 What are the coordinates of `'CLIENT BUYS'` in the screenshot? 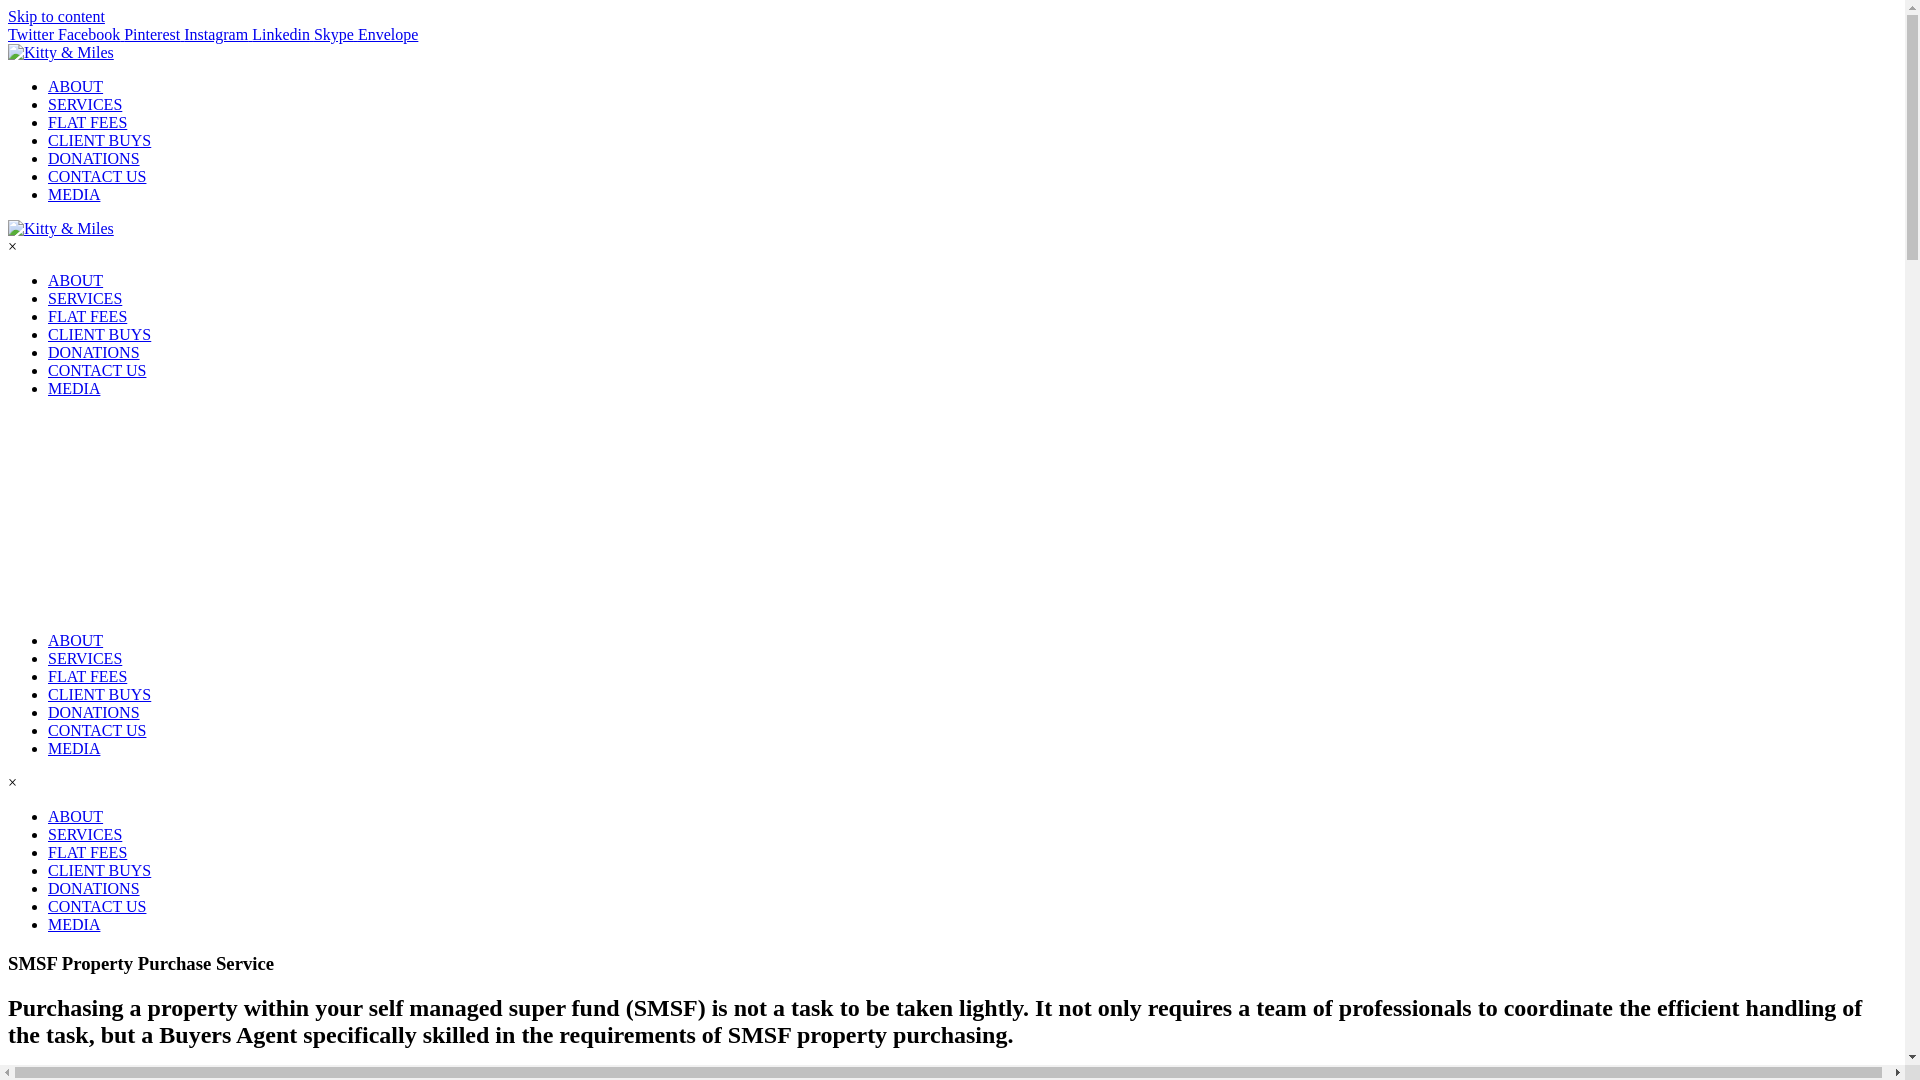 It's located at (98, 693).